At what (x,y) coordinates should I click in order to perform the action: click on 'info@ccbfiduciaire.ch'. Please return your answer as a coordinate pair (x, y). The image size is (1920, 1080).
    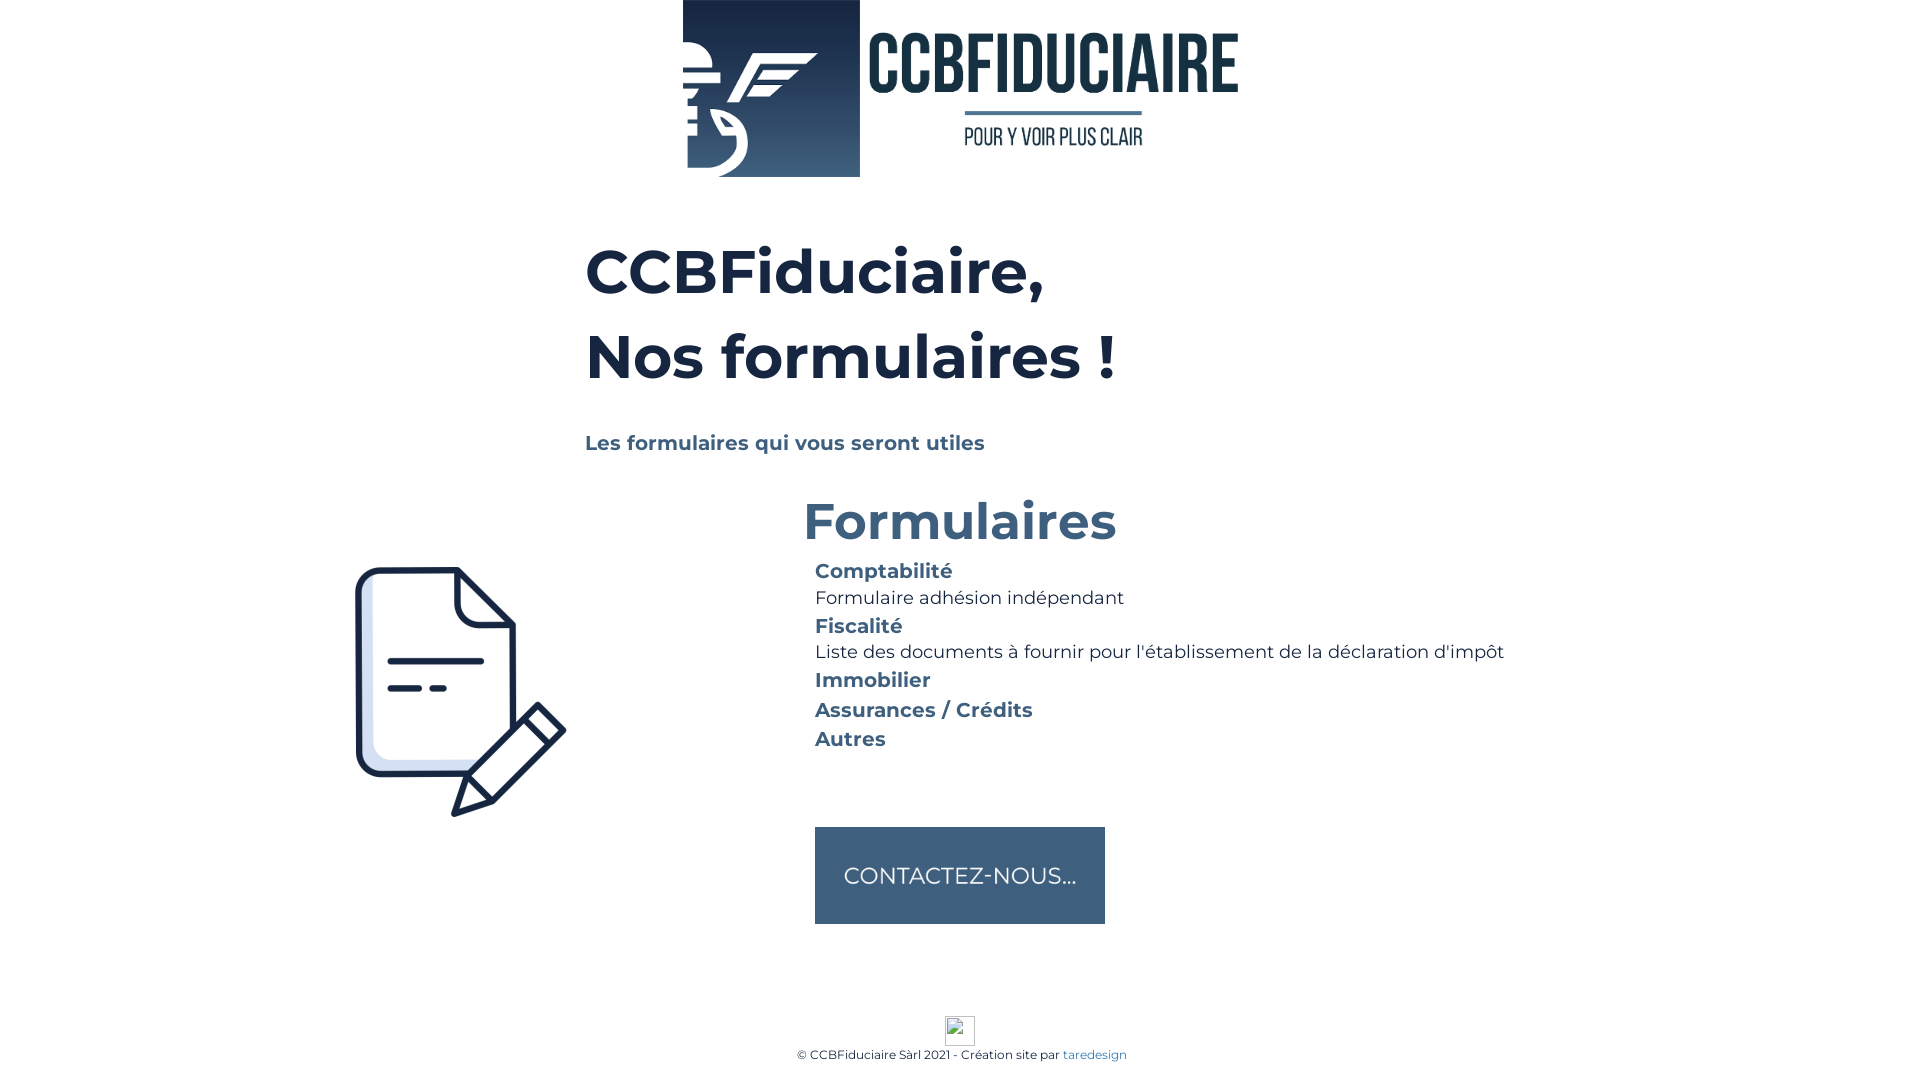
    Looking at the image, I should click on (775, 1006).